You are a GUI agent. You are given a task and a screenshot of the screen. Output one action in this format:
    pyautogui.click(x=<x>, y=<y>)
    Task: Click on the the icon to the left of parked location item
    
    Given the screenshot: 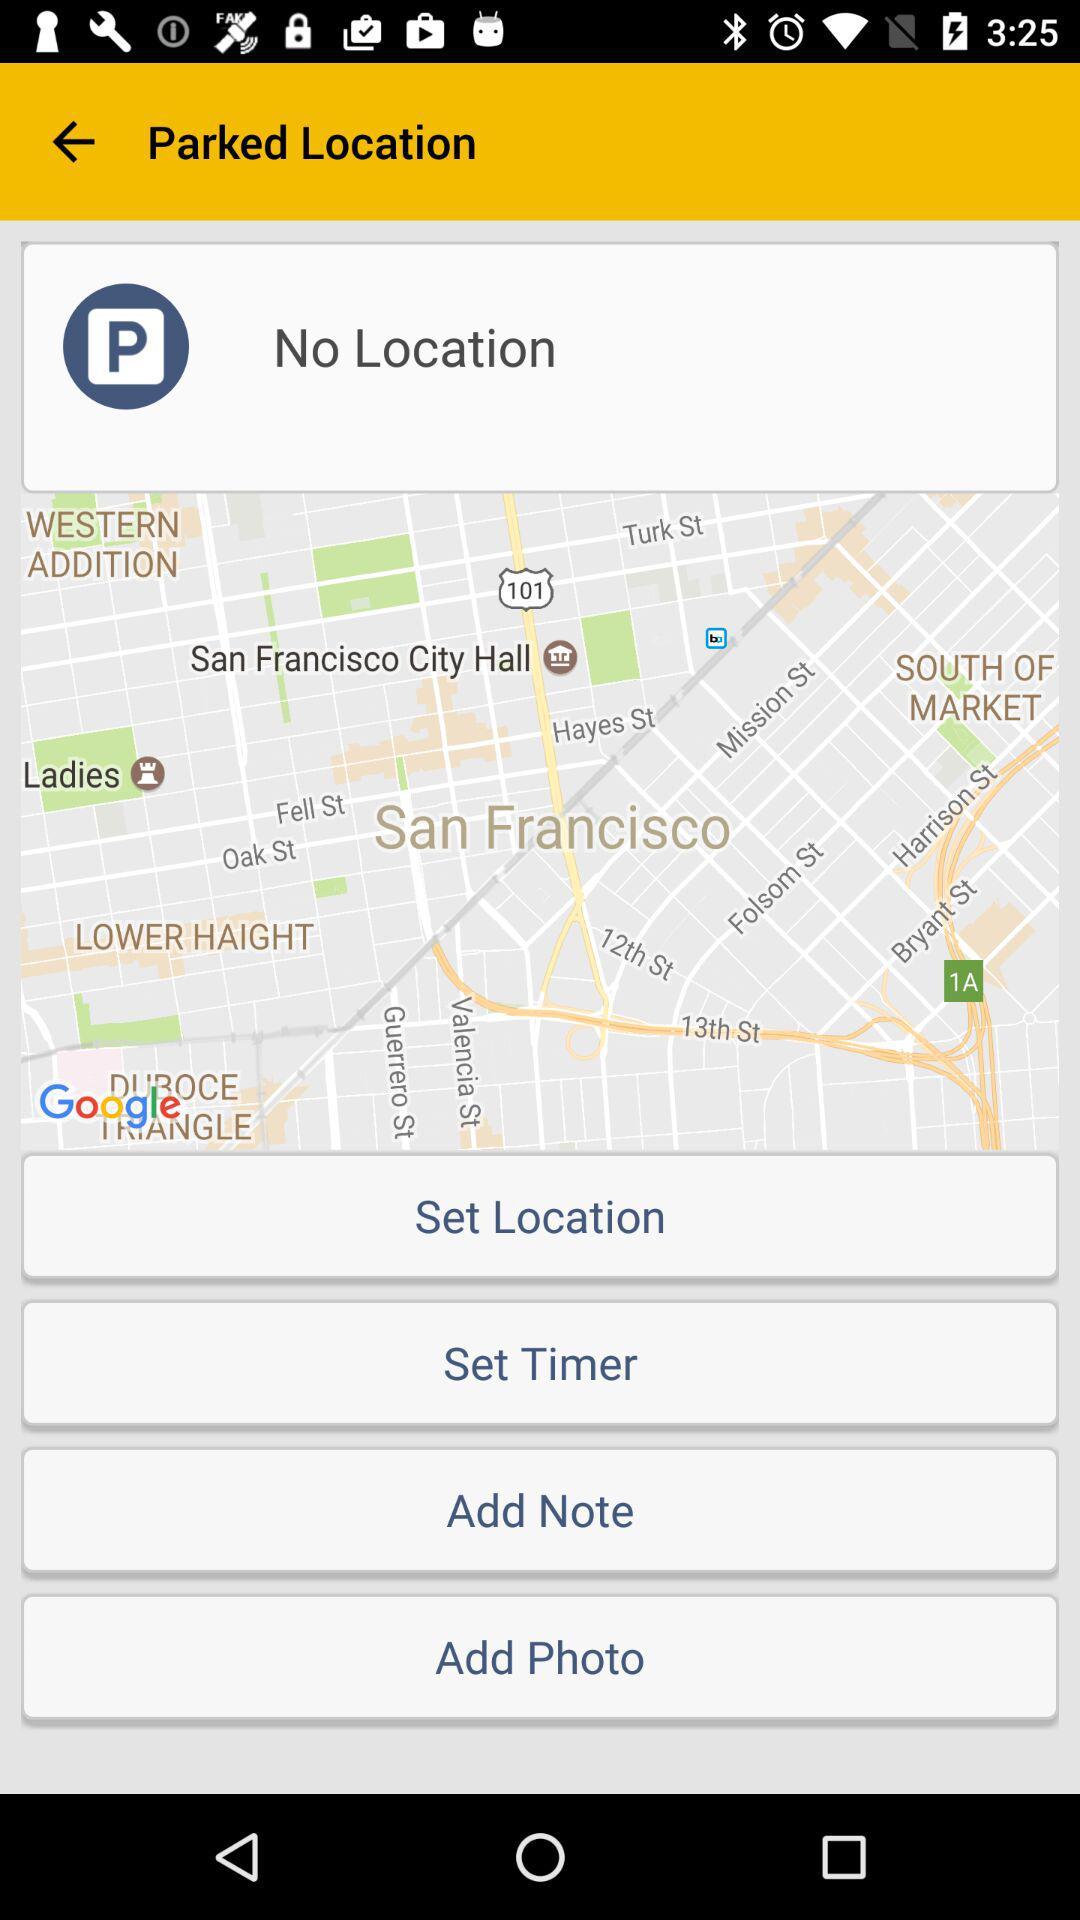 What is the action you would take?
    pyautogui.click(x=72, y=140)
    